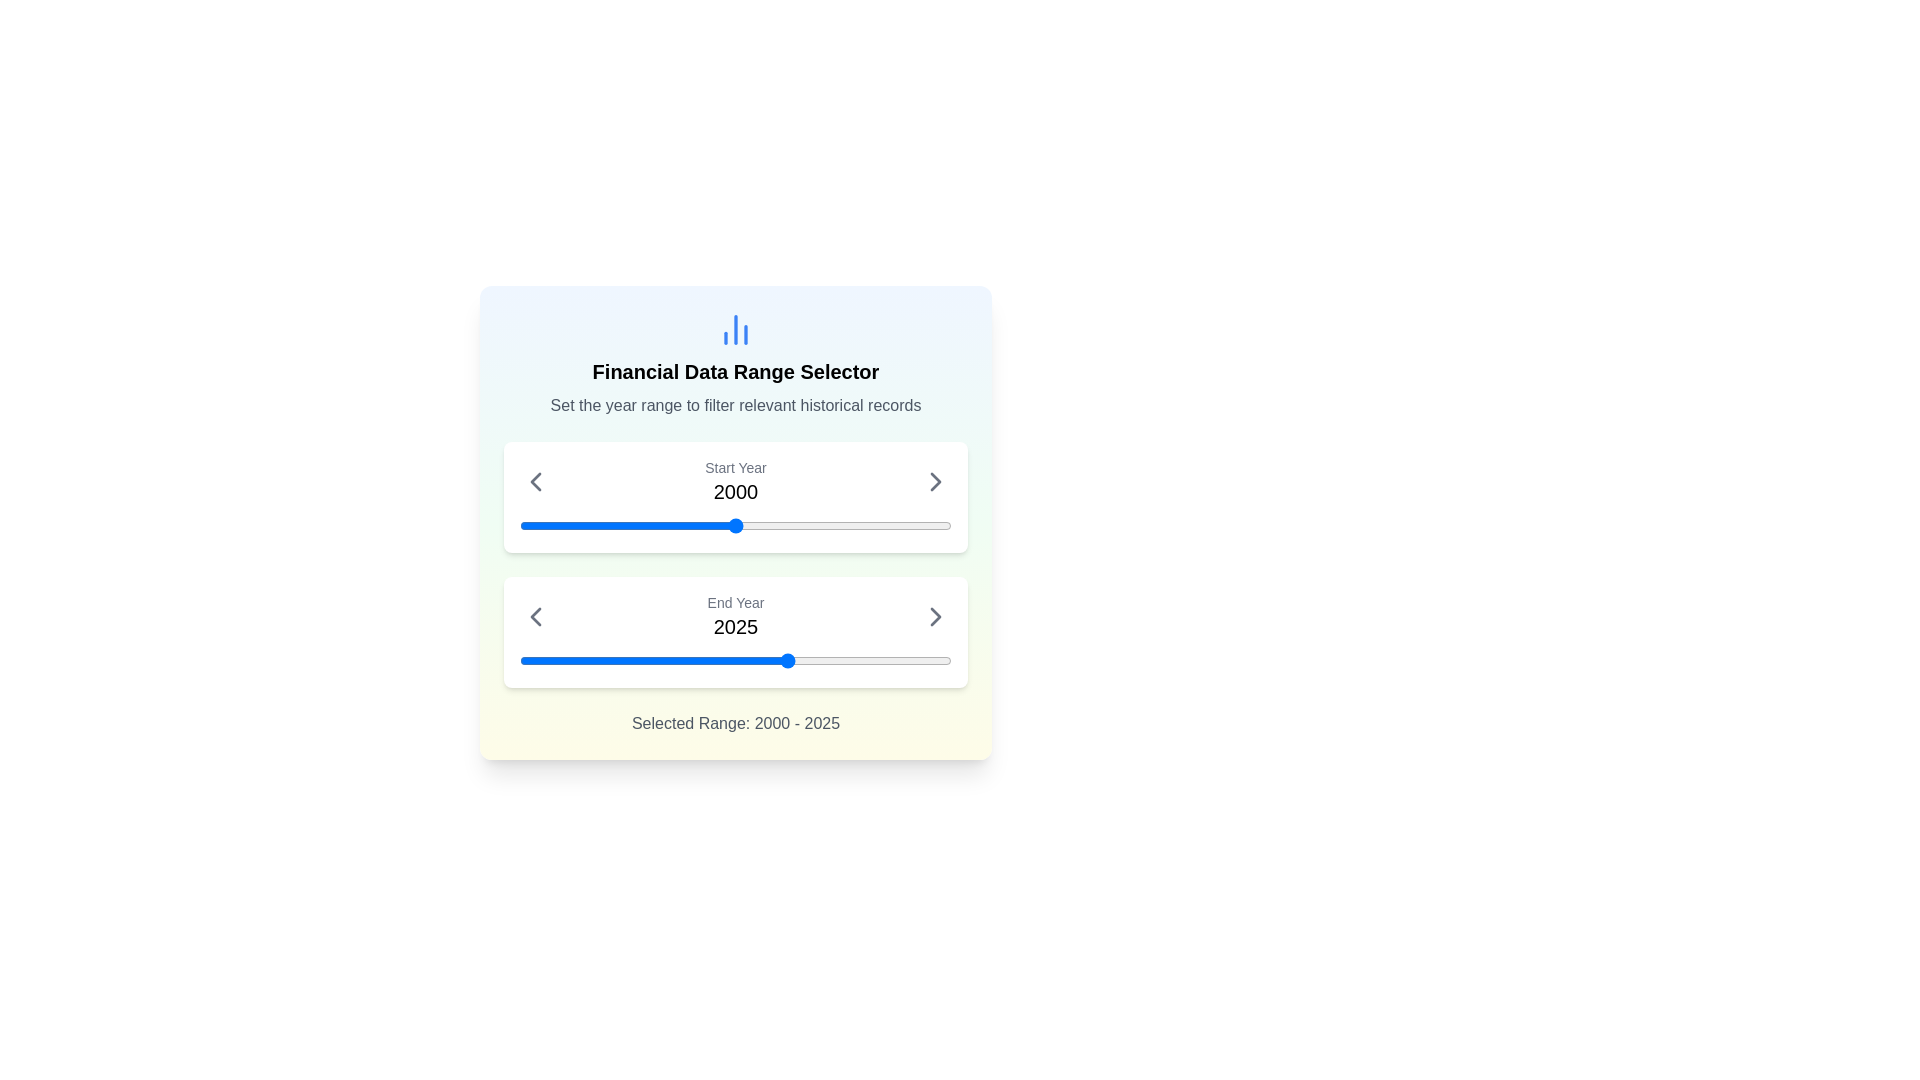  What do you see at coordinates (734, 724) in the screenshot?
I see `the Text Label that displays the currently selected range of years, located at the bottom of the 'Financial Data Range Selector' card interface` at bounding box center [734, 724].